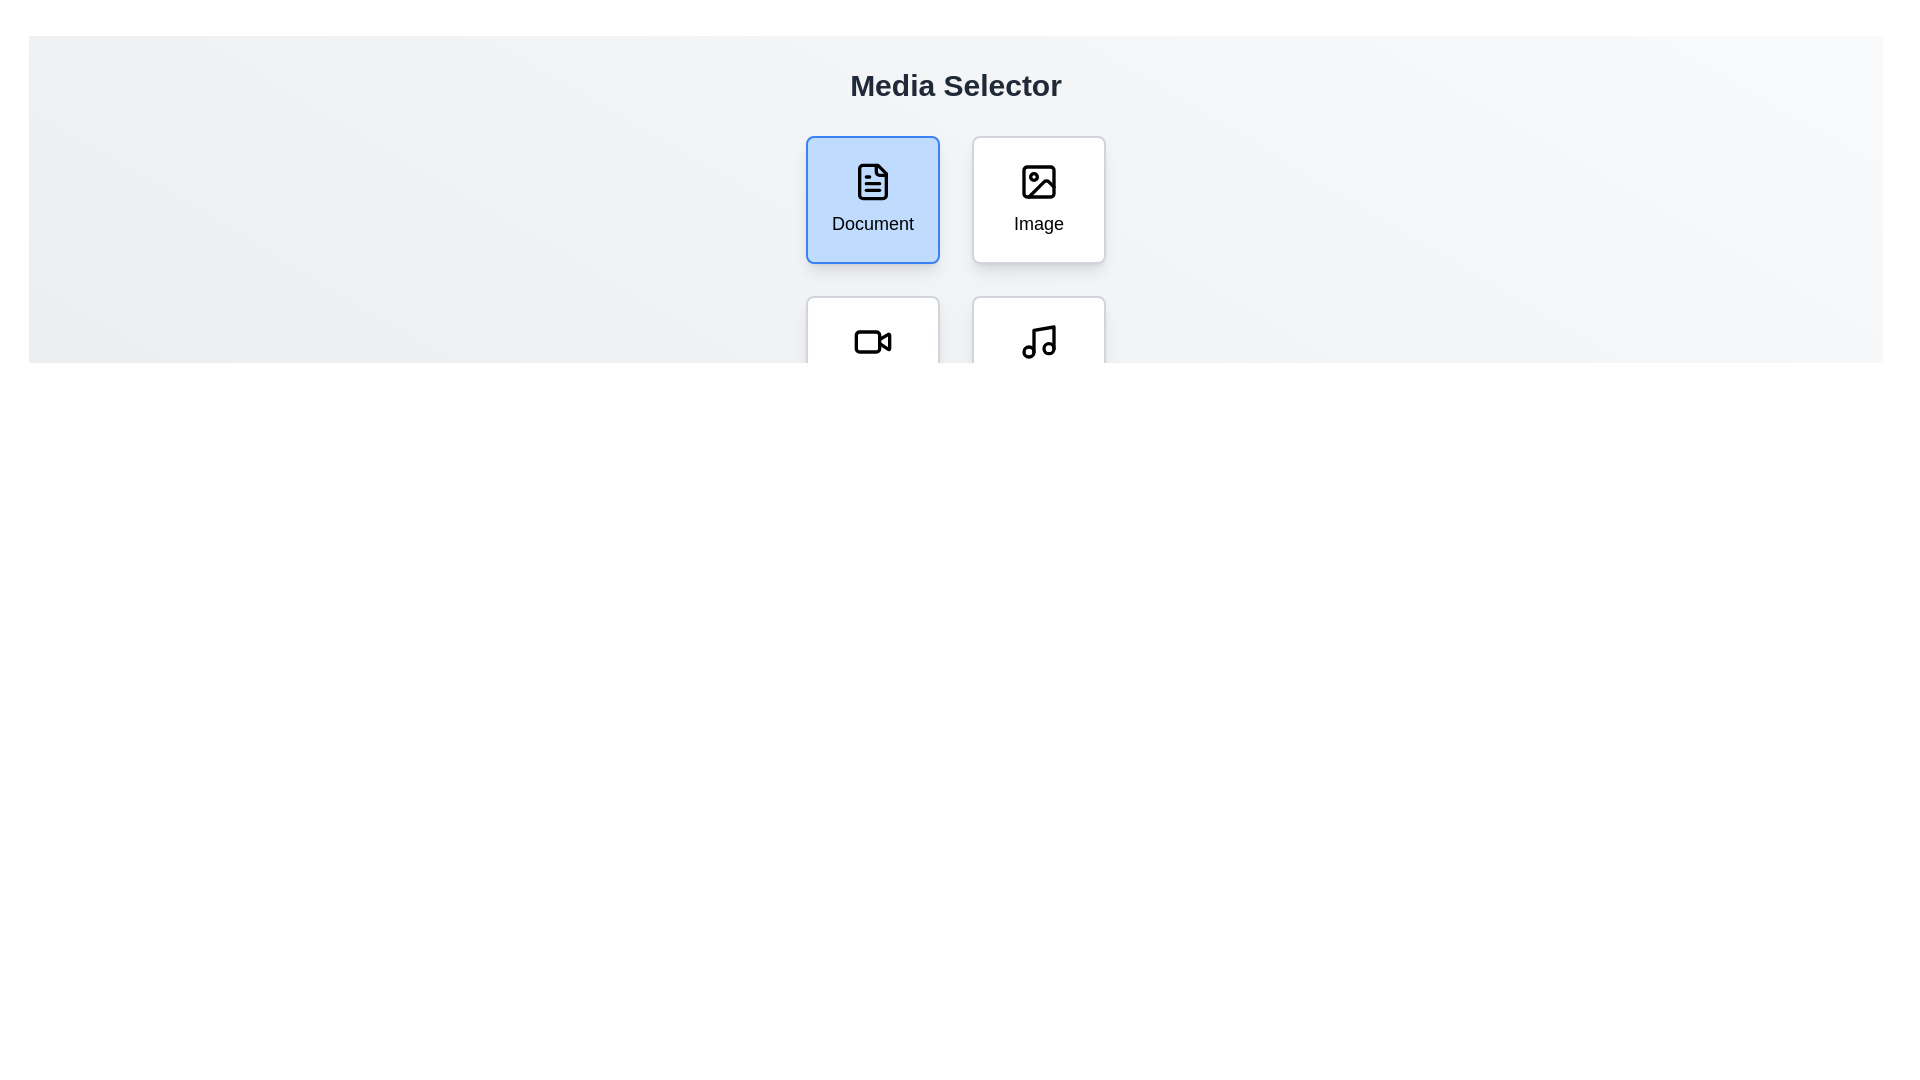 The width and height of the screenshot is (1920, 1080). What do you see at coordinates (954, 84) in the screenshot?
I see `the heading text 'Media Selector'` at bounding box center [954, 84].